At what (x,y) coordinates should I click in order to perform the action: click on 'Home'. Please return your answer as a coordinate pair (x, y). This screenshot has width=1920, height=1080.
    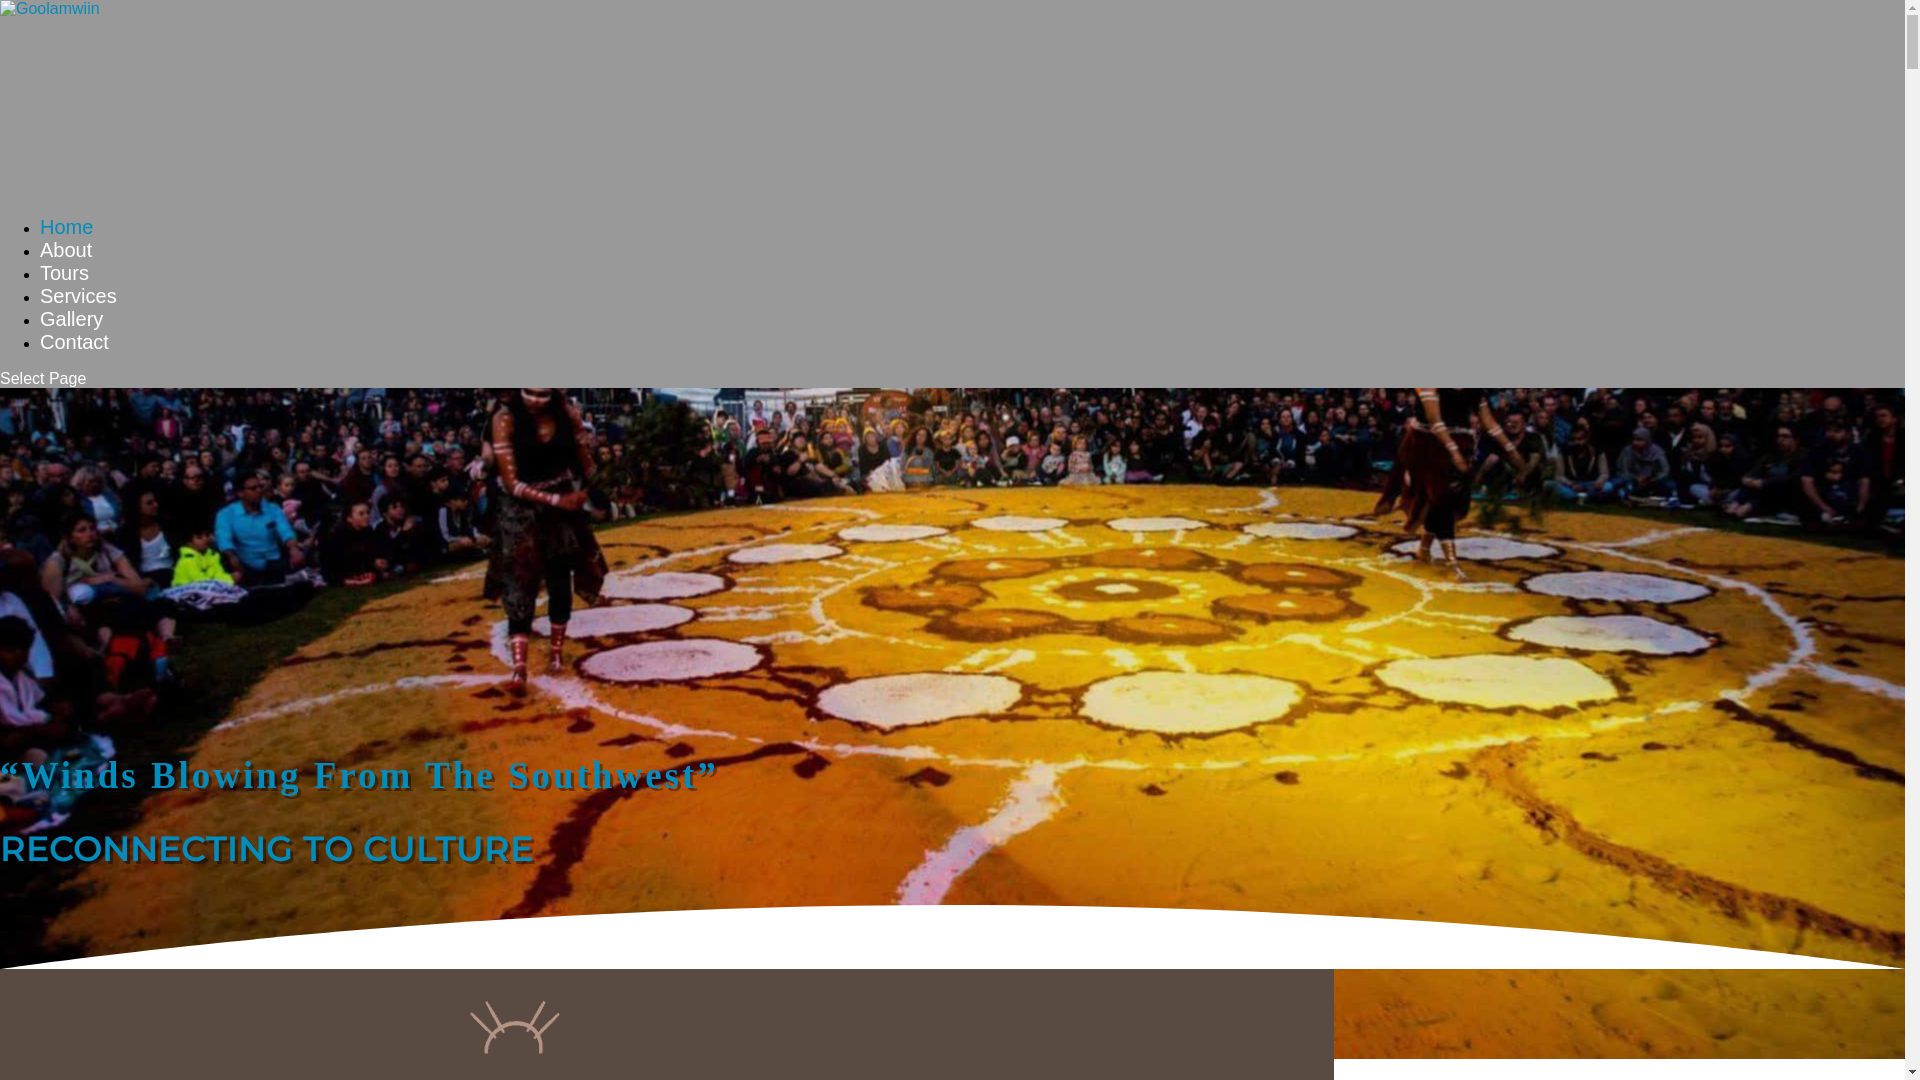
    Looking at the image, I should click on (66, 244).